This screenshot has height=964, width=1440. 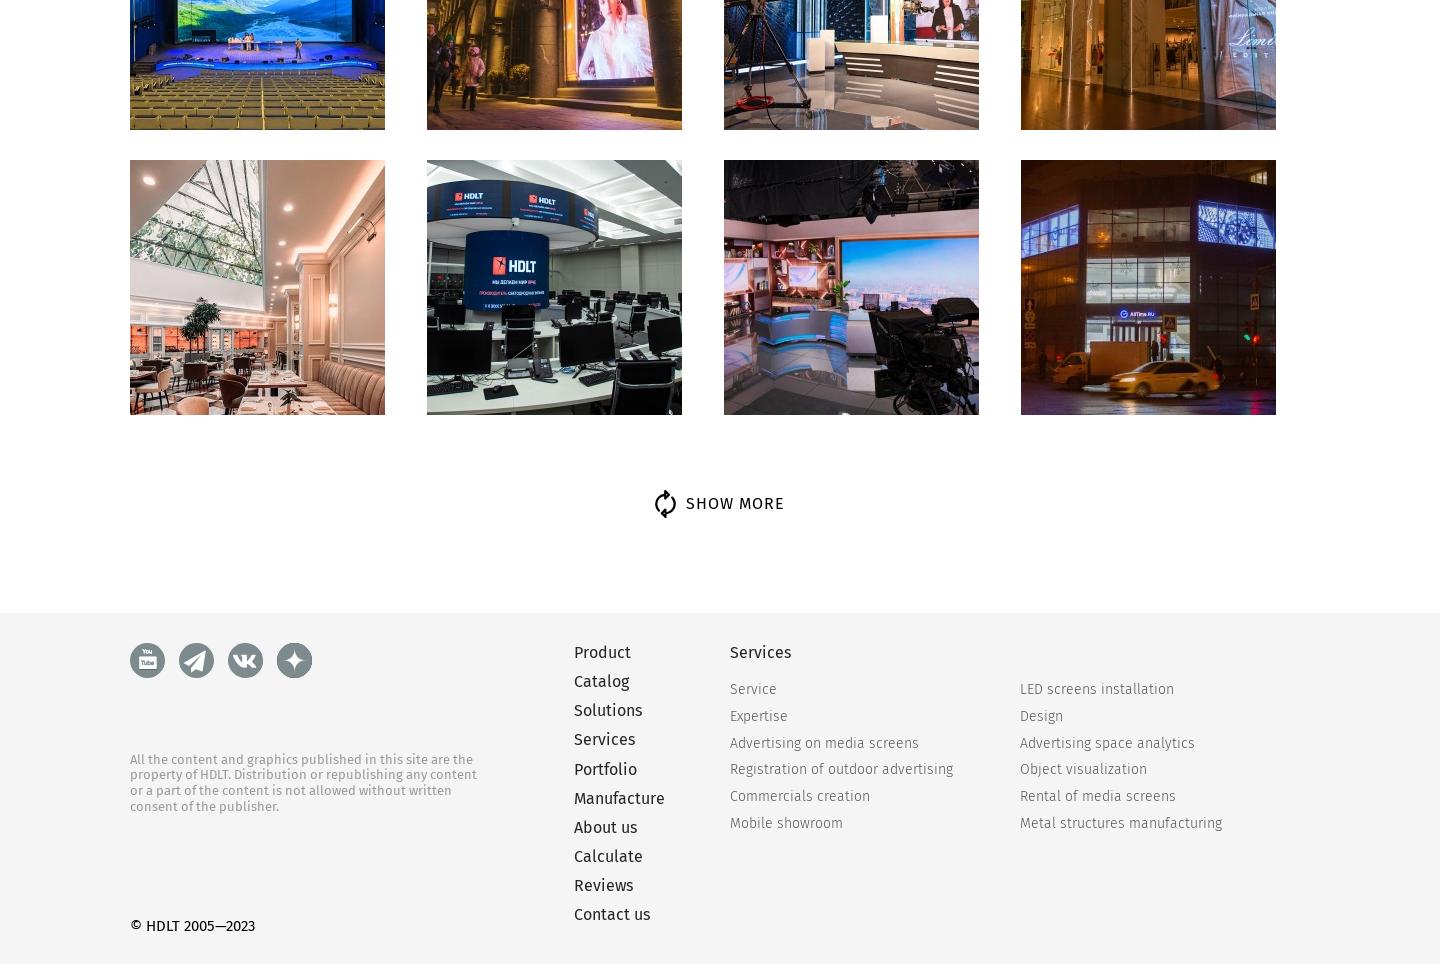 I want to click on 'Wi-Fi module', so click(x=1181, y=878).